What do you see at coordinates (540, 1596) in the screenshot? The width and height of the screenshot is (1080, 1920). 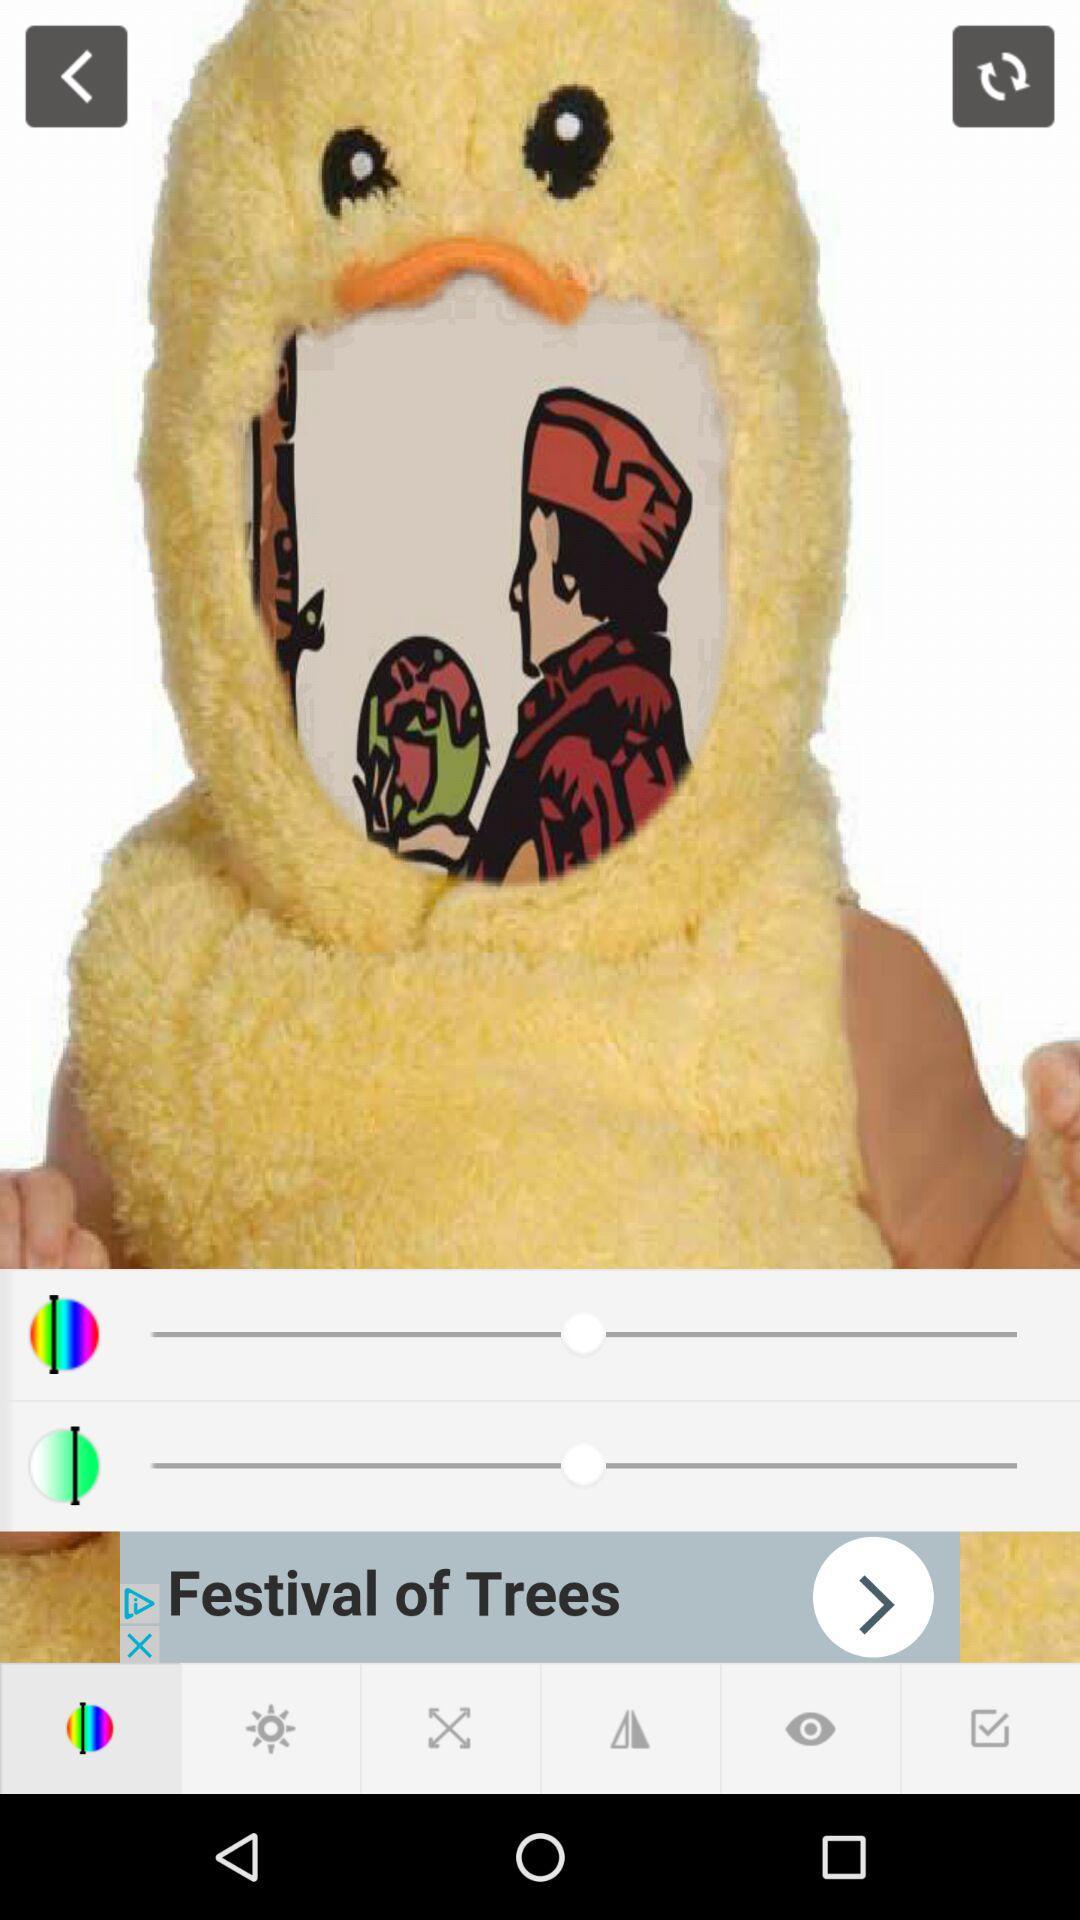 I see `next page that in named` at bounding box center [540, 1596].